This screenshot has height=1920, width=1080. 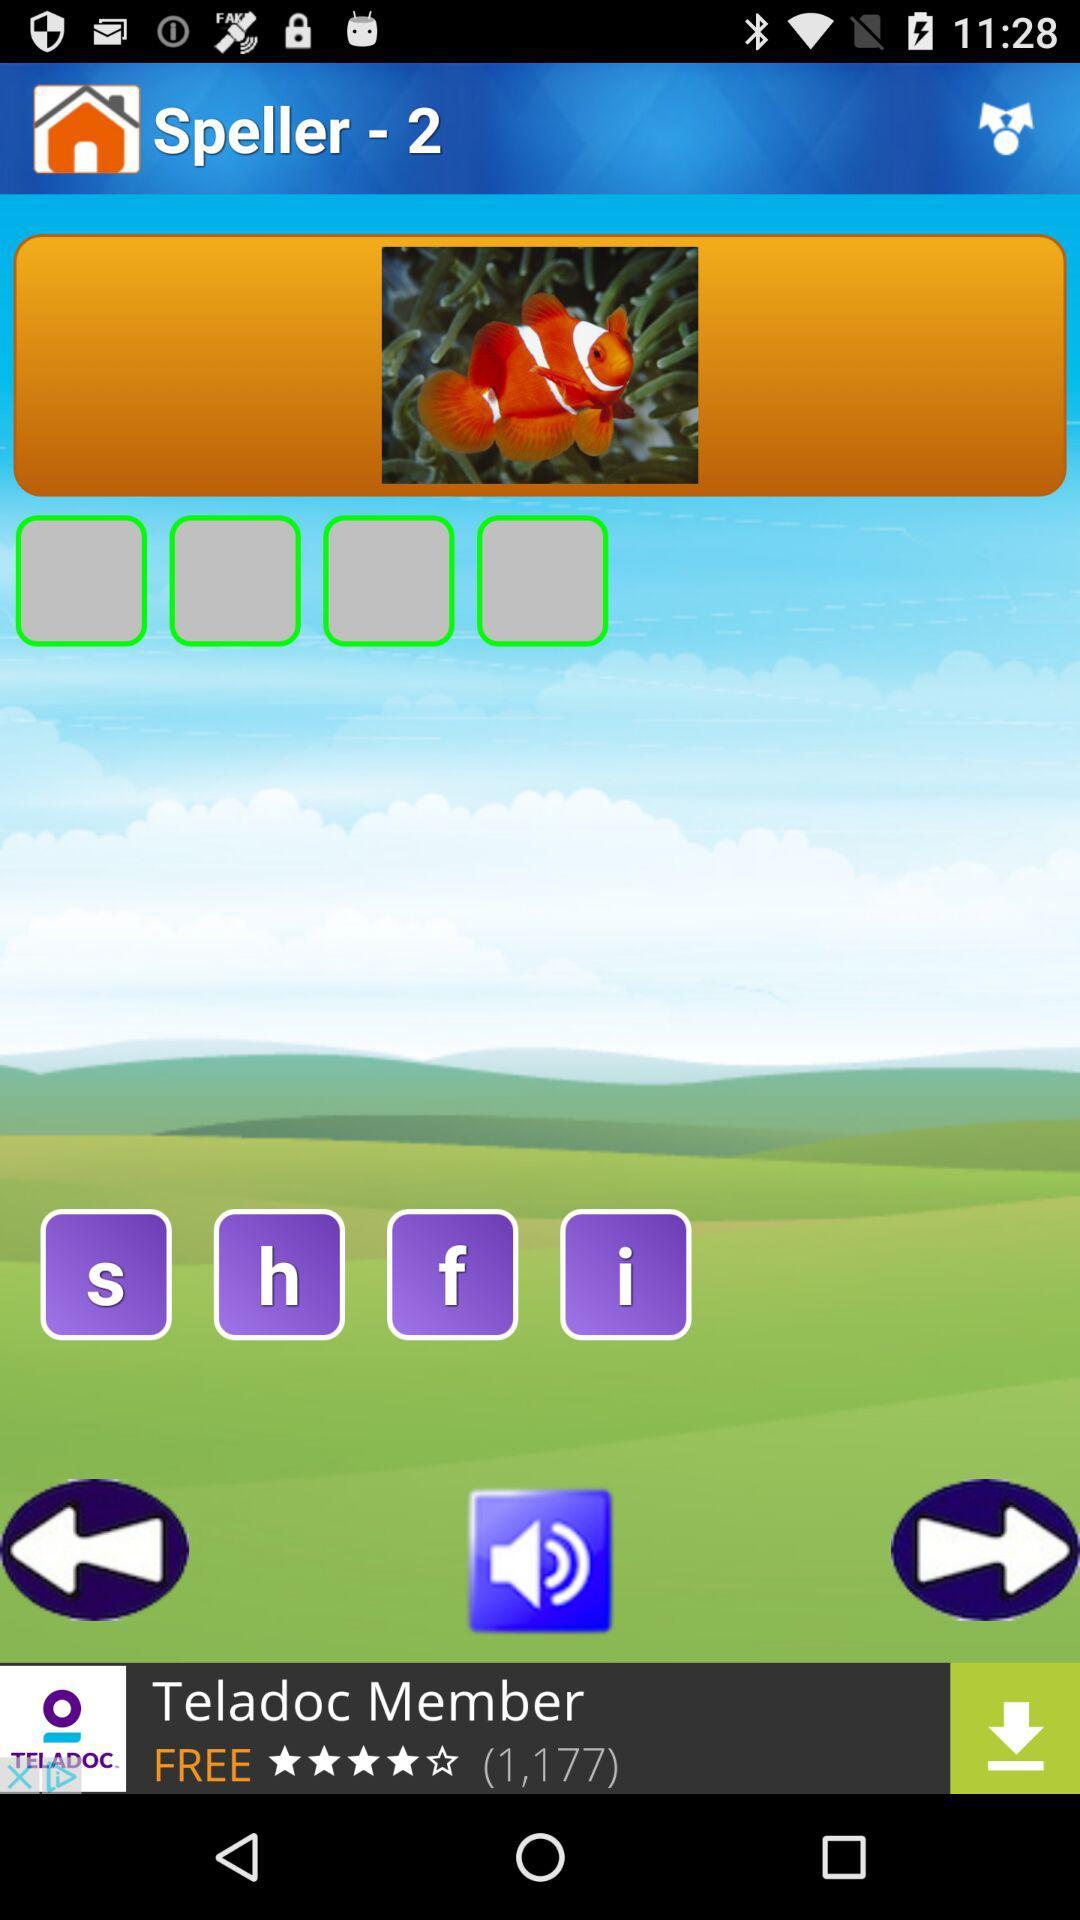 I want to click on open audio, so click(x=540, y=1556).